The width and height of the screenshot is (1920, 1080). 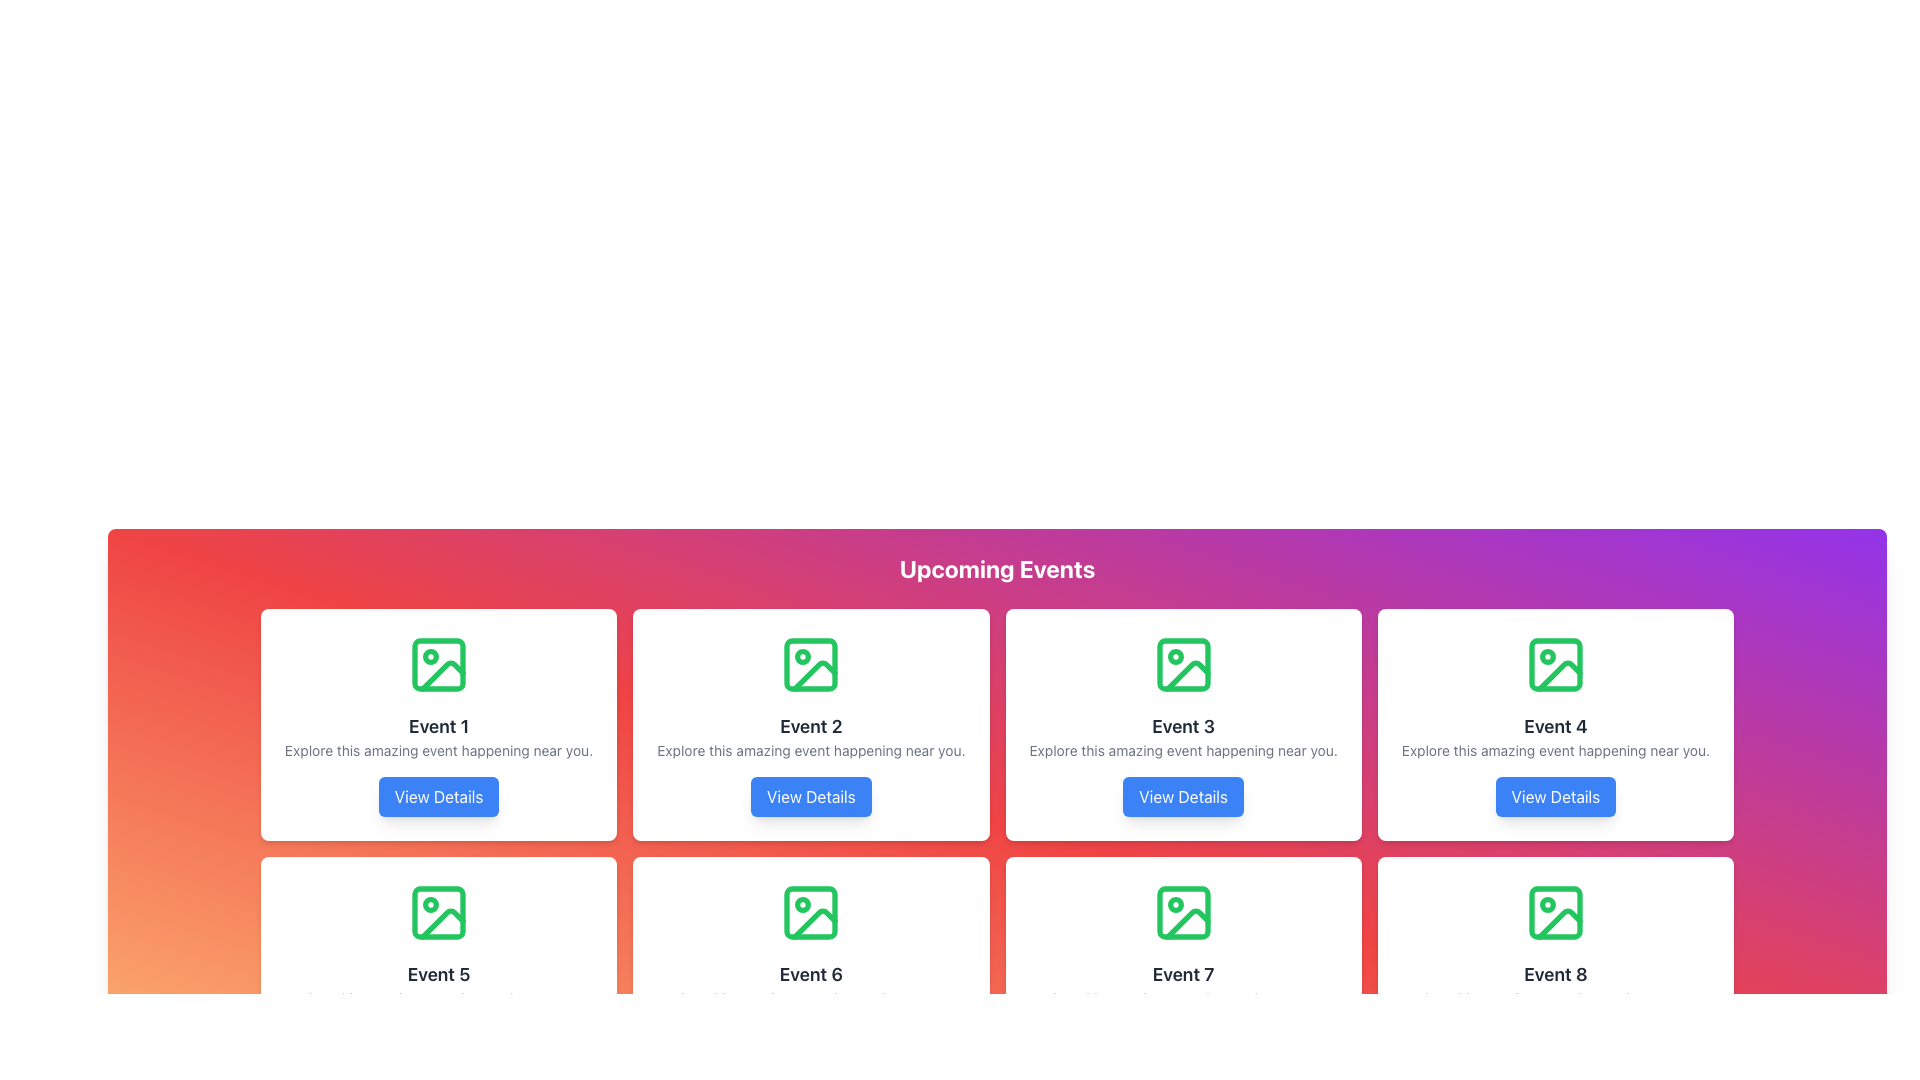 What do you see at coordinates (1546, 656) in the screenshot?
I see `the decorative circle graphic marker located in the top-right corner of the image icon on the fourth card of the grid layout` at bounding box center [1546, 656].